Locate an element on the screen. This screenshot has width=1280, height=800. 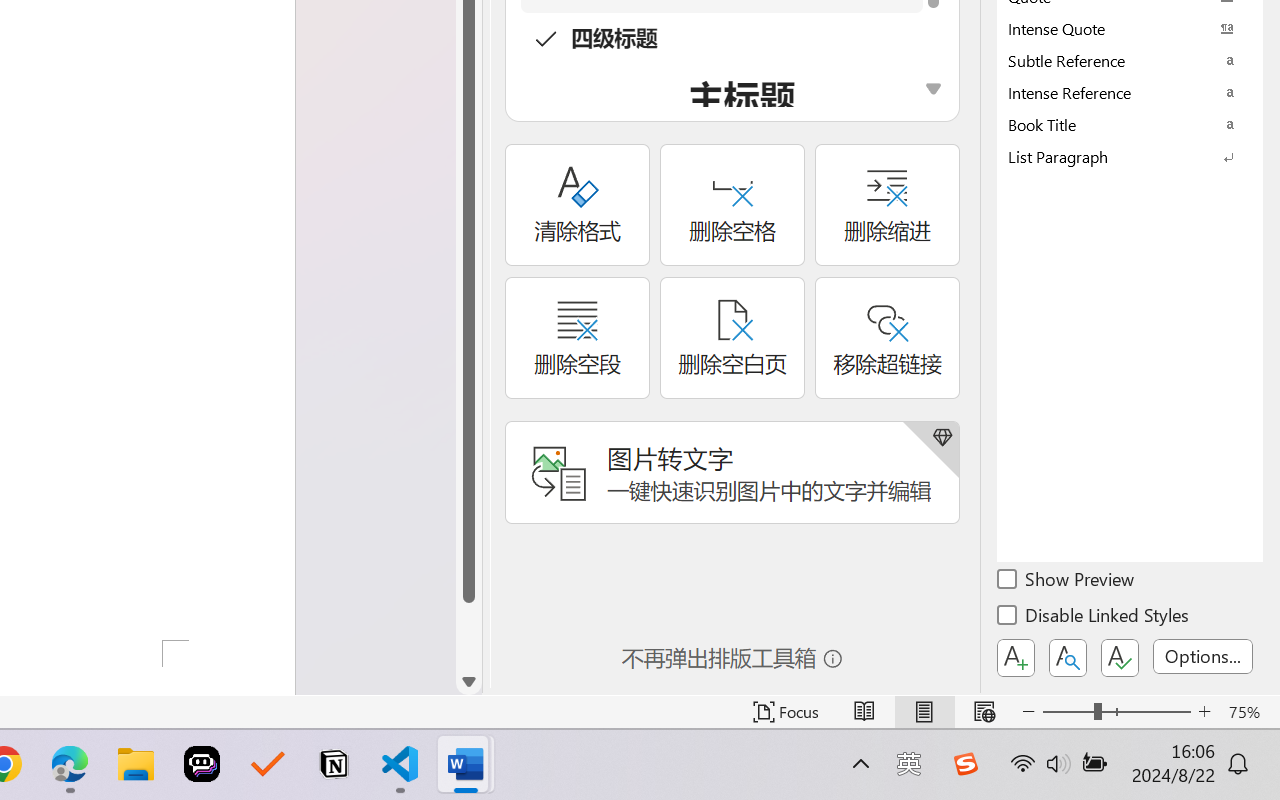
'Zoom' is located at coordinates (1115, 711).